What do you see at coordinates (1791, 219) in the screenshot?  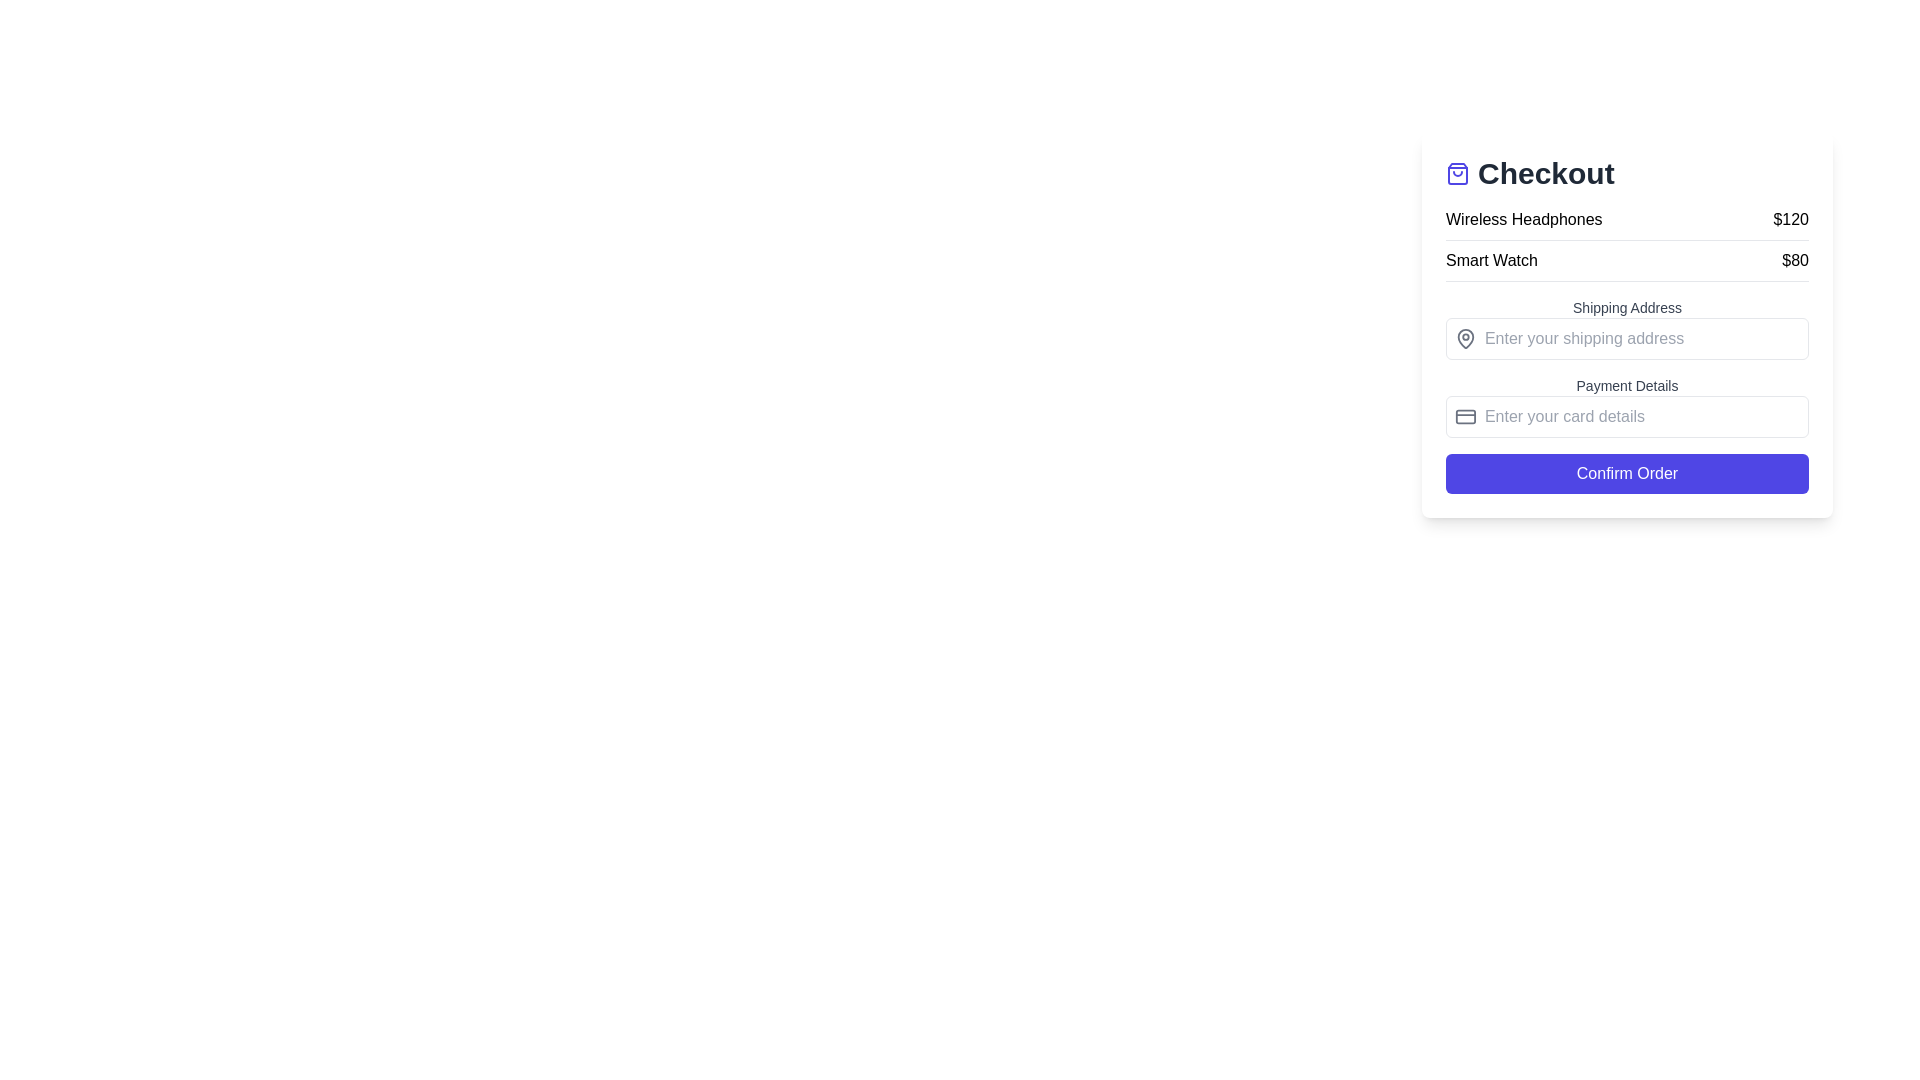 I see `the text label displaying '$120' in bold, located in the checkout section to the far right of the 'Wireless Headphones' line item description` at bounding box center [1791, 219].